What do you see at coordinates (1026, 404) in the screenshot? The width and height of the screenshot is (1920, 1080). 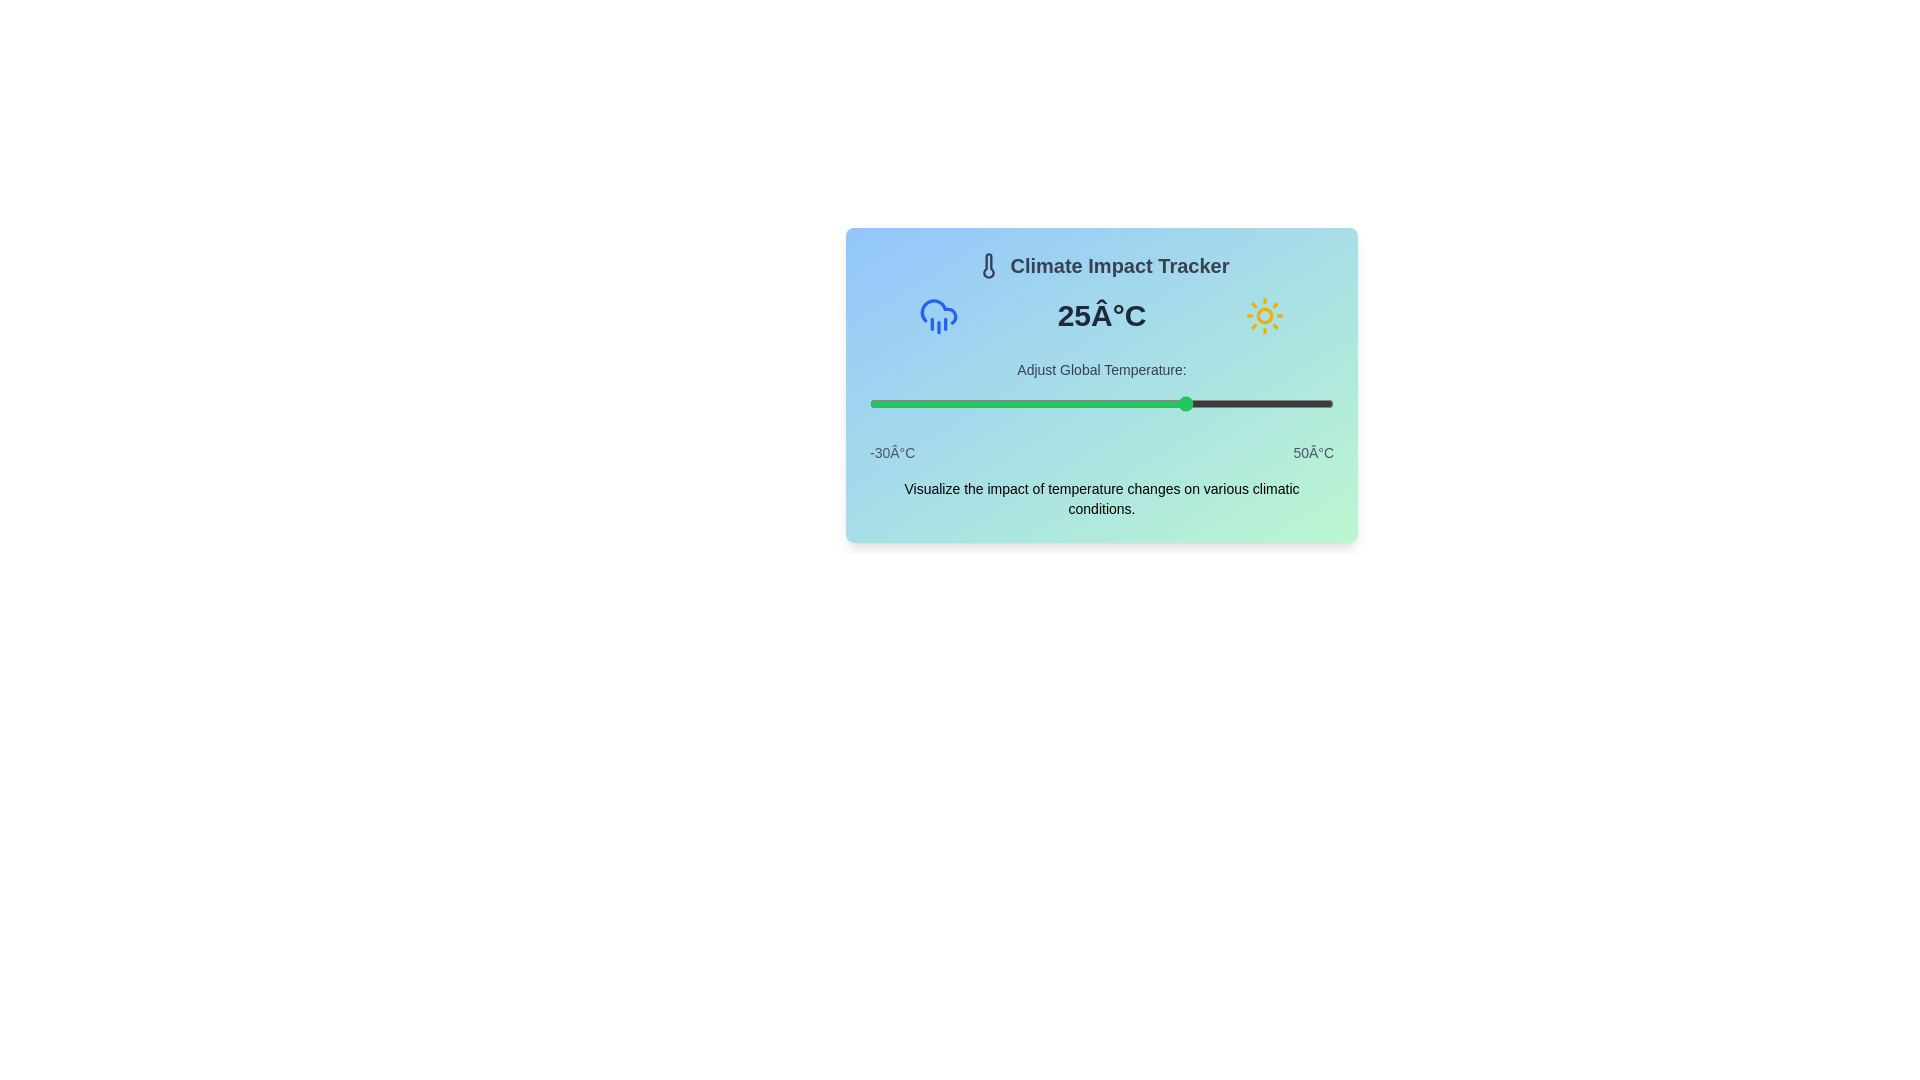 I see `the slider to set the temperature to -3°C` at bounding box center [1026, 404].